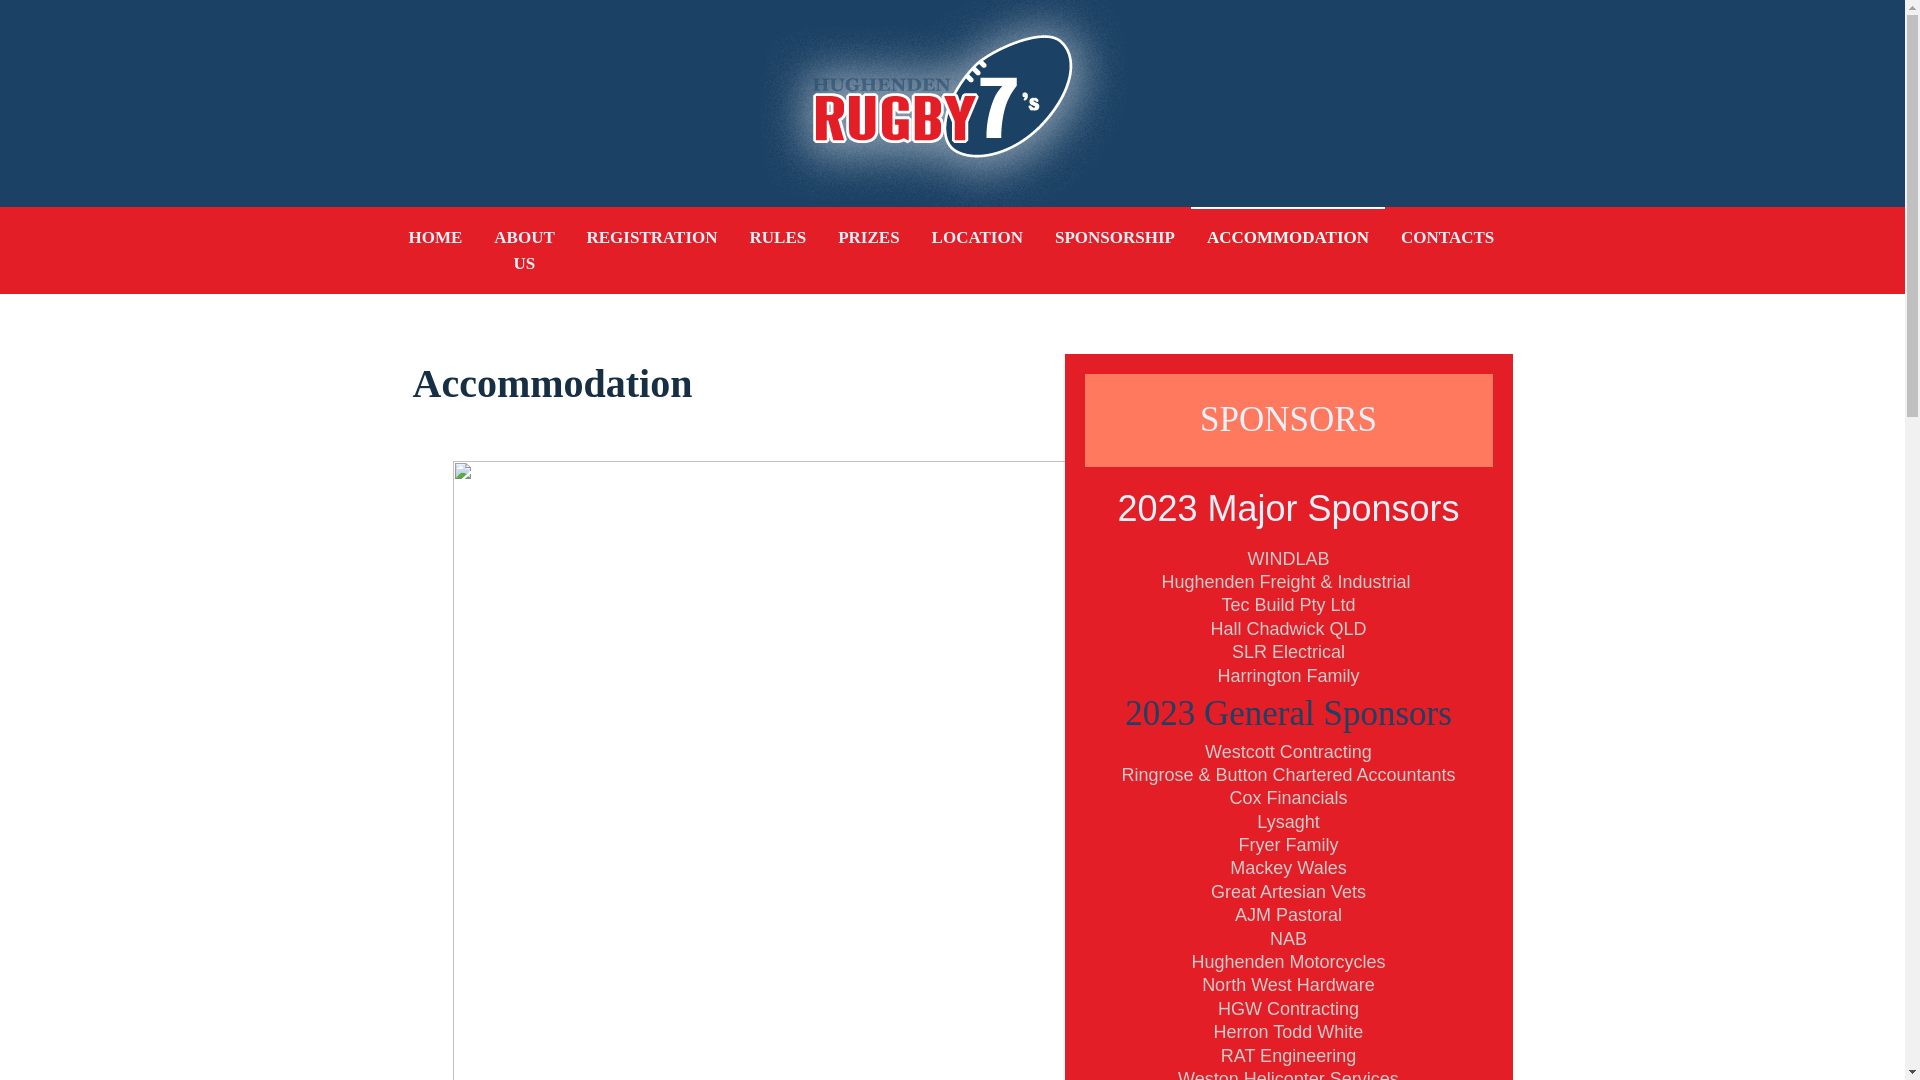 Image resolution: width=1920 pixels, height=1080 pixels. I want to click on 'LOCATION', so click(977, 237).